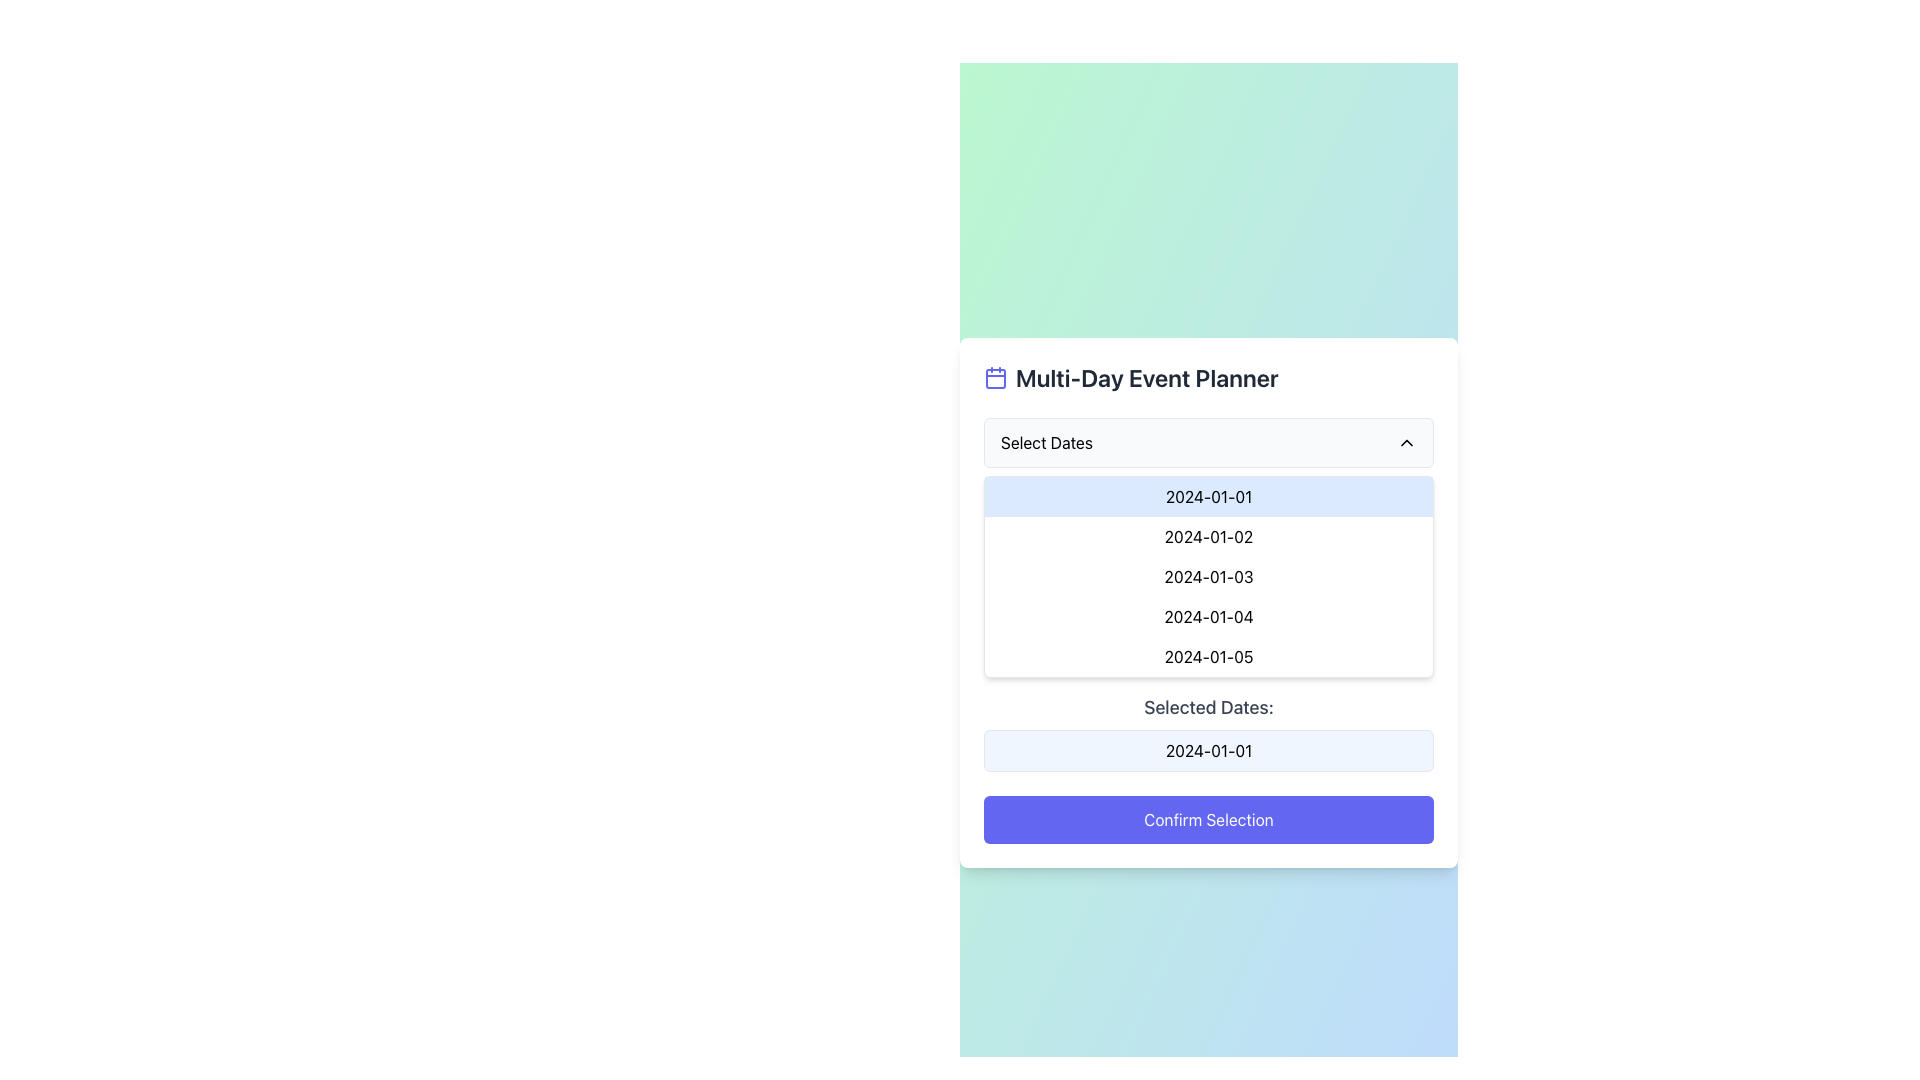 Image resolution: width=1920 pixels, height=1080 pixels. I want to click on the upward Chevron icon located to the right of the 'Select Dates' input box, so click(1405, 442).